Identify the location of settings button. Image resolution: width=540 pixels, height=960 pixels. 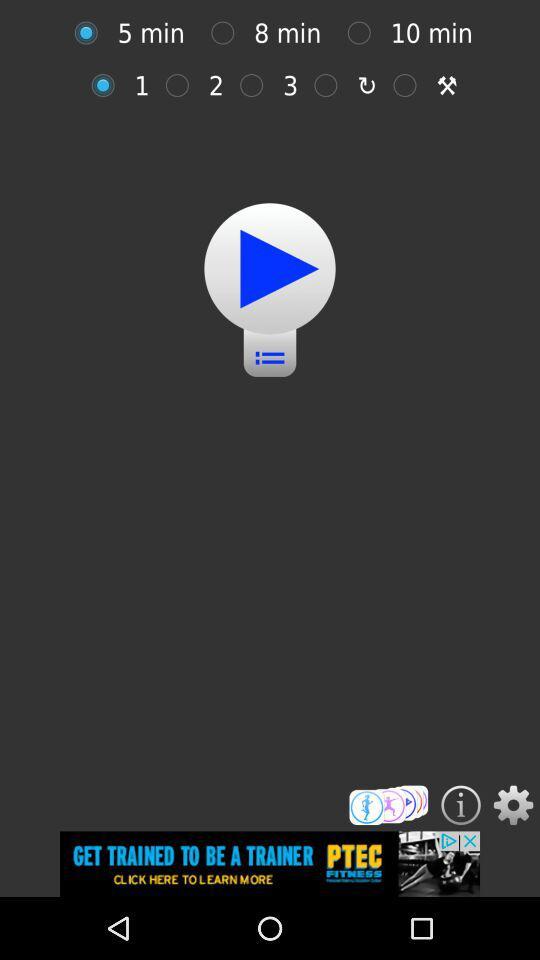
(513, 805).